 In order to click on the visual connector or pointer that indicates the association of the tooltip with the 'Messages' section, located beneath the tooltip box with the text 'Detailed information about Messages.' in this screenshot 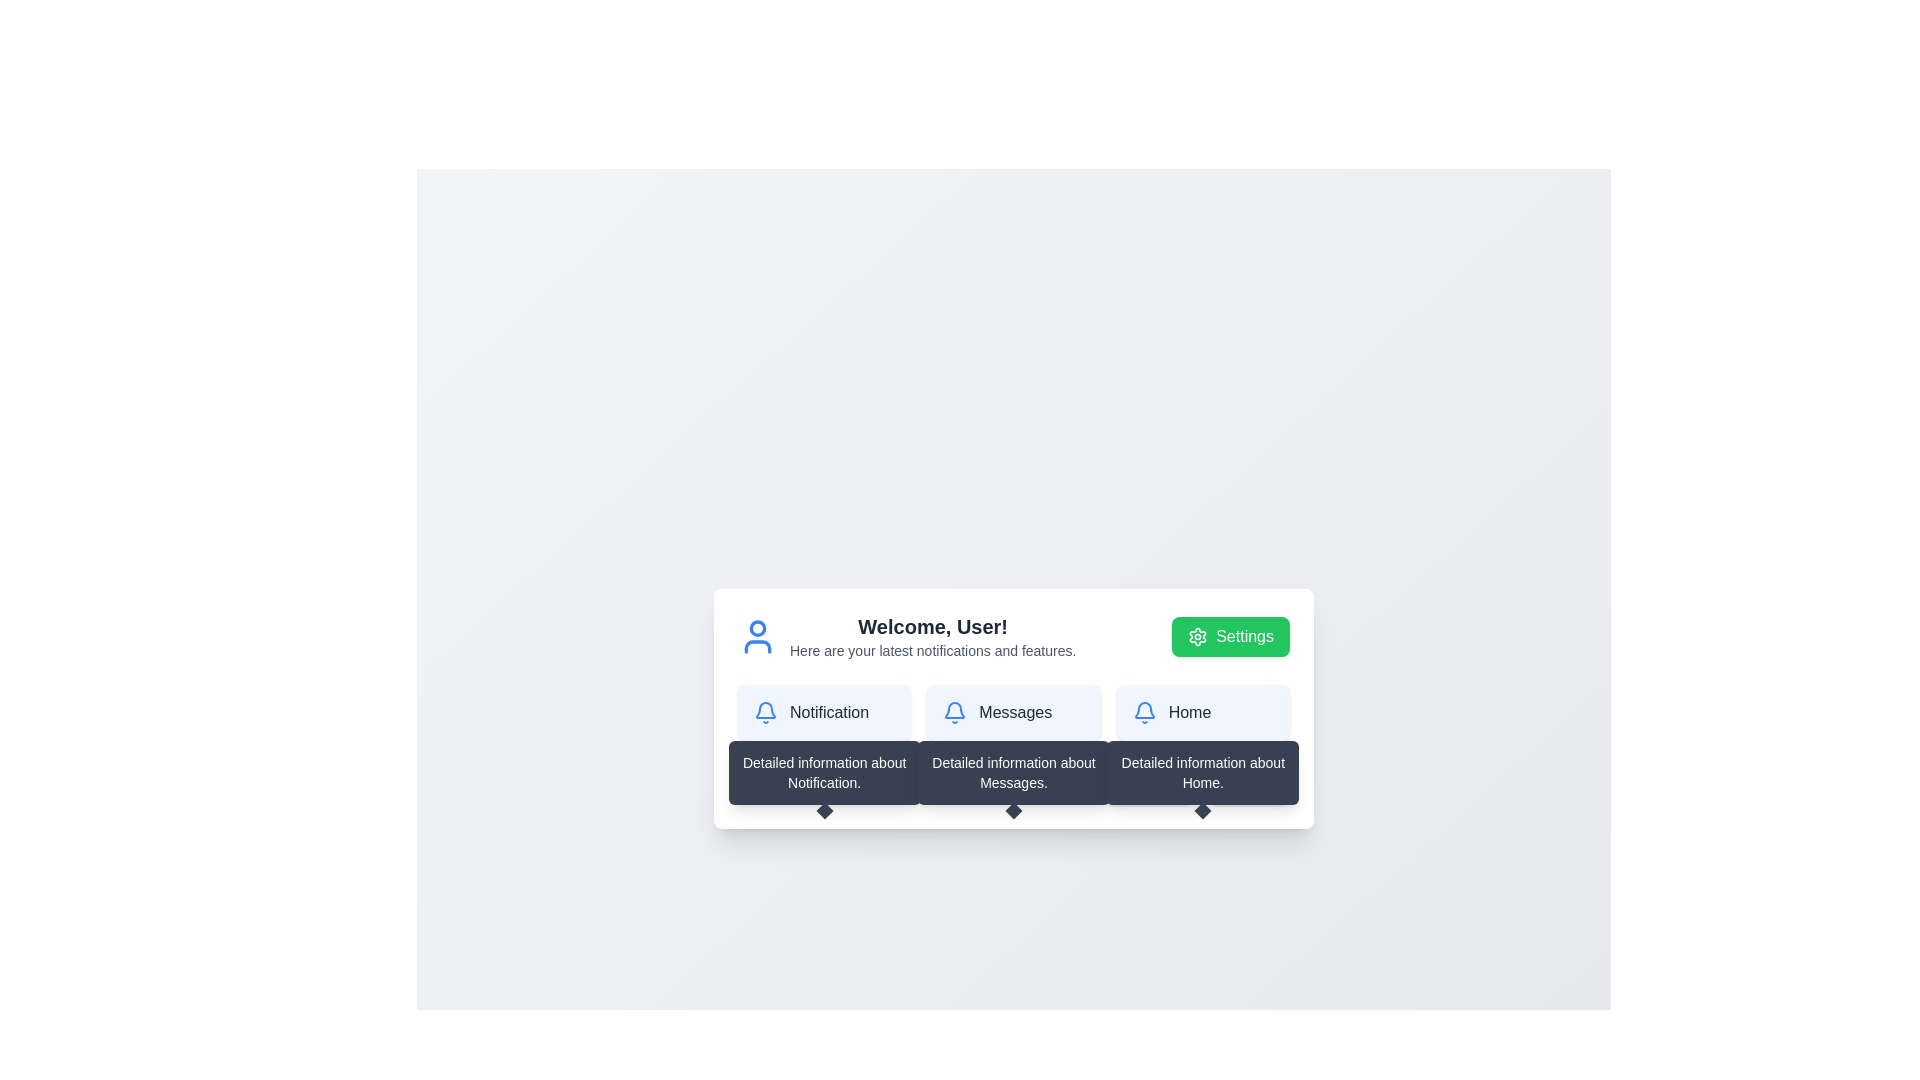, I will do `click(1013, 810)`.